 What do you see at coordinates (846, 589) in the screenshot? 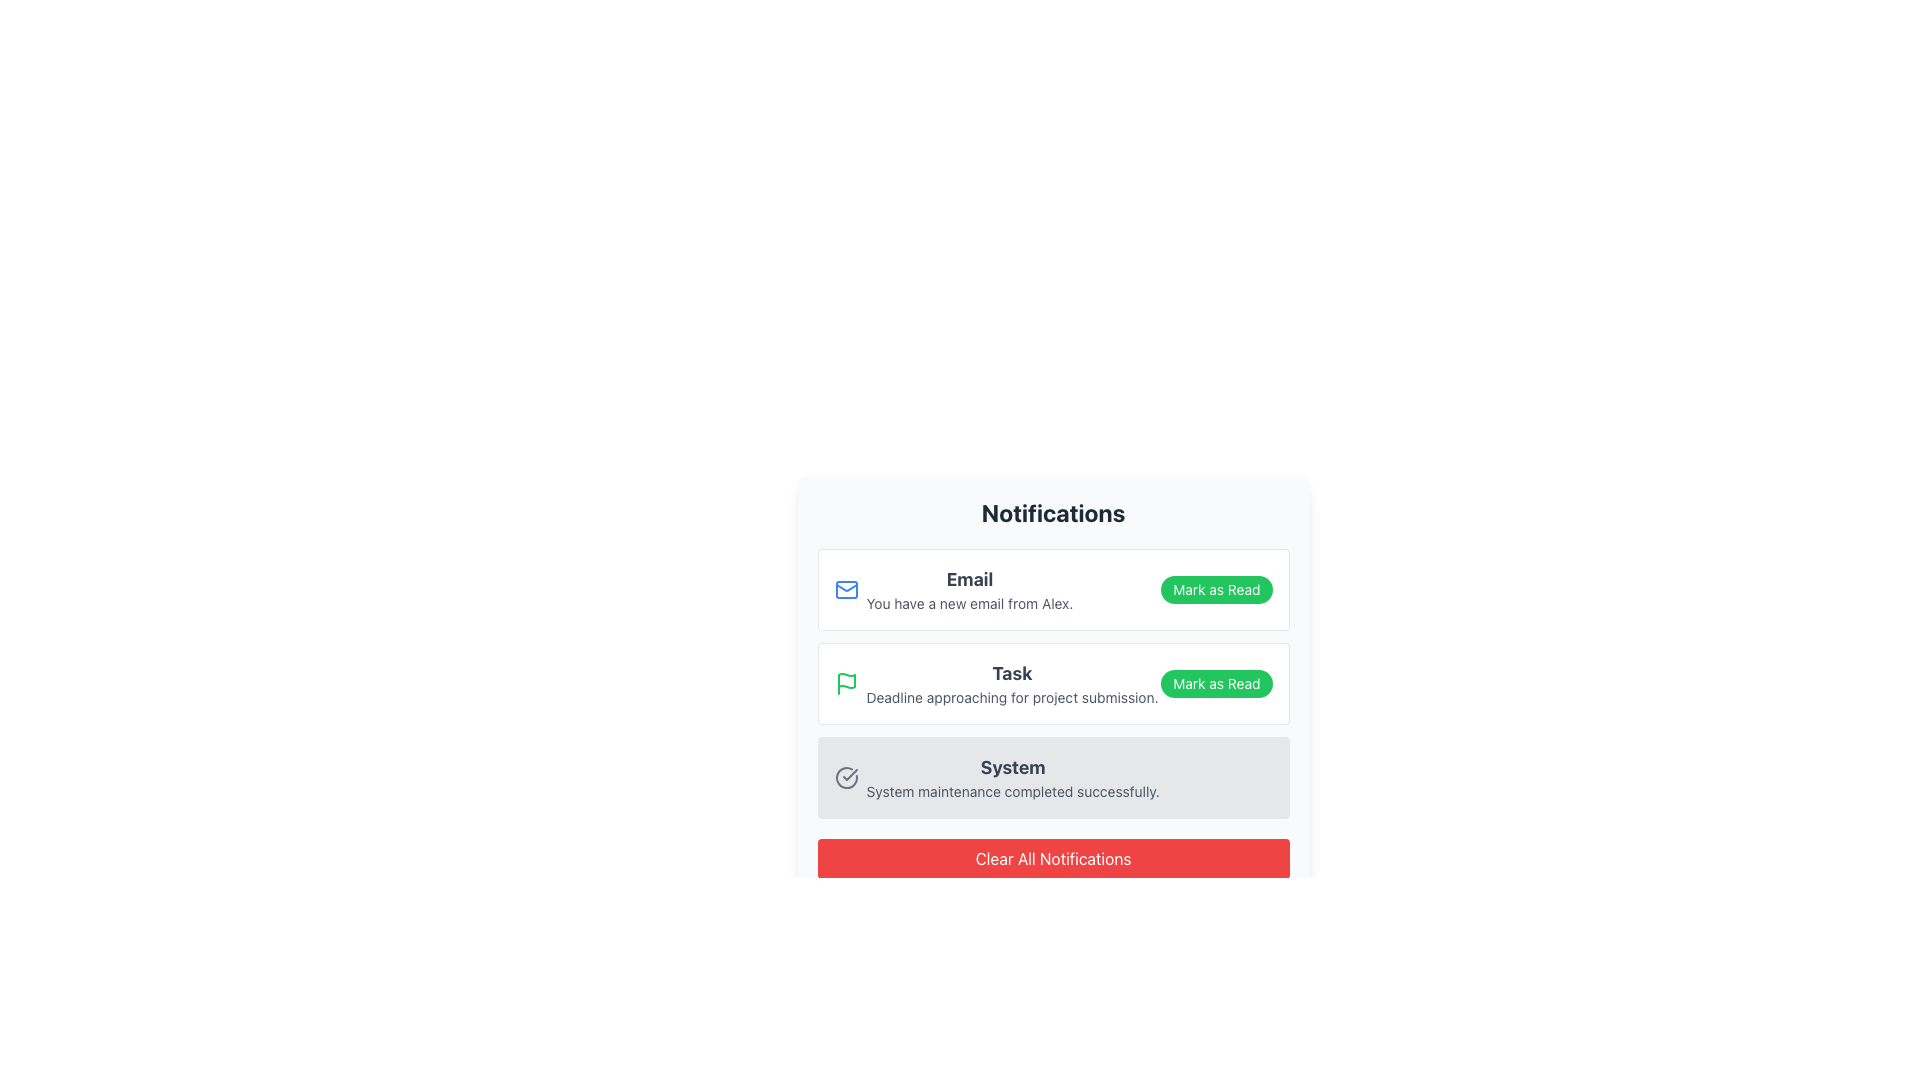
I see `the blue-colored mail icon located to the far left within the 'Email' notification card, adjacent to the bolded 'Email' text` at bounding box center [846, 589].